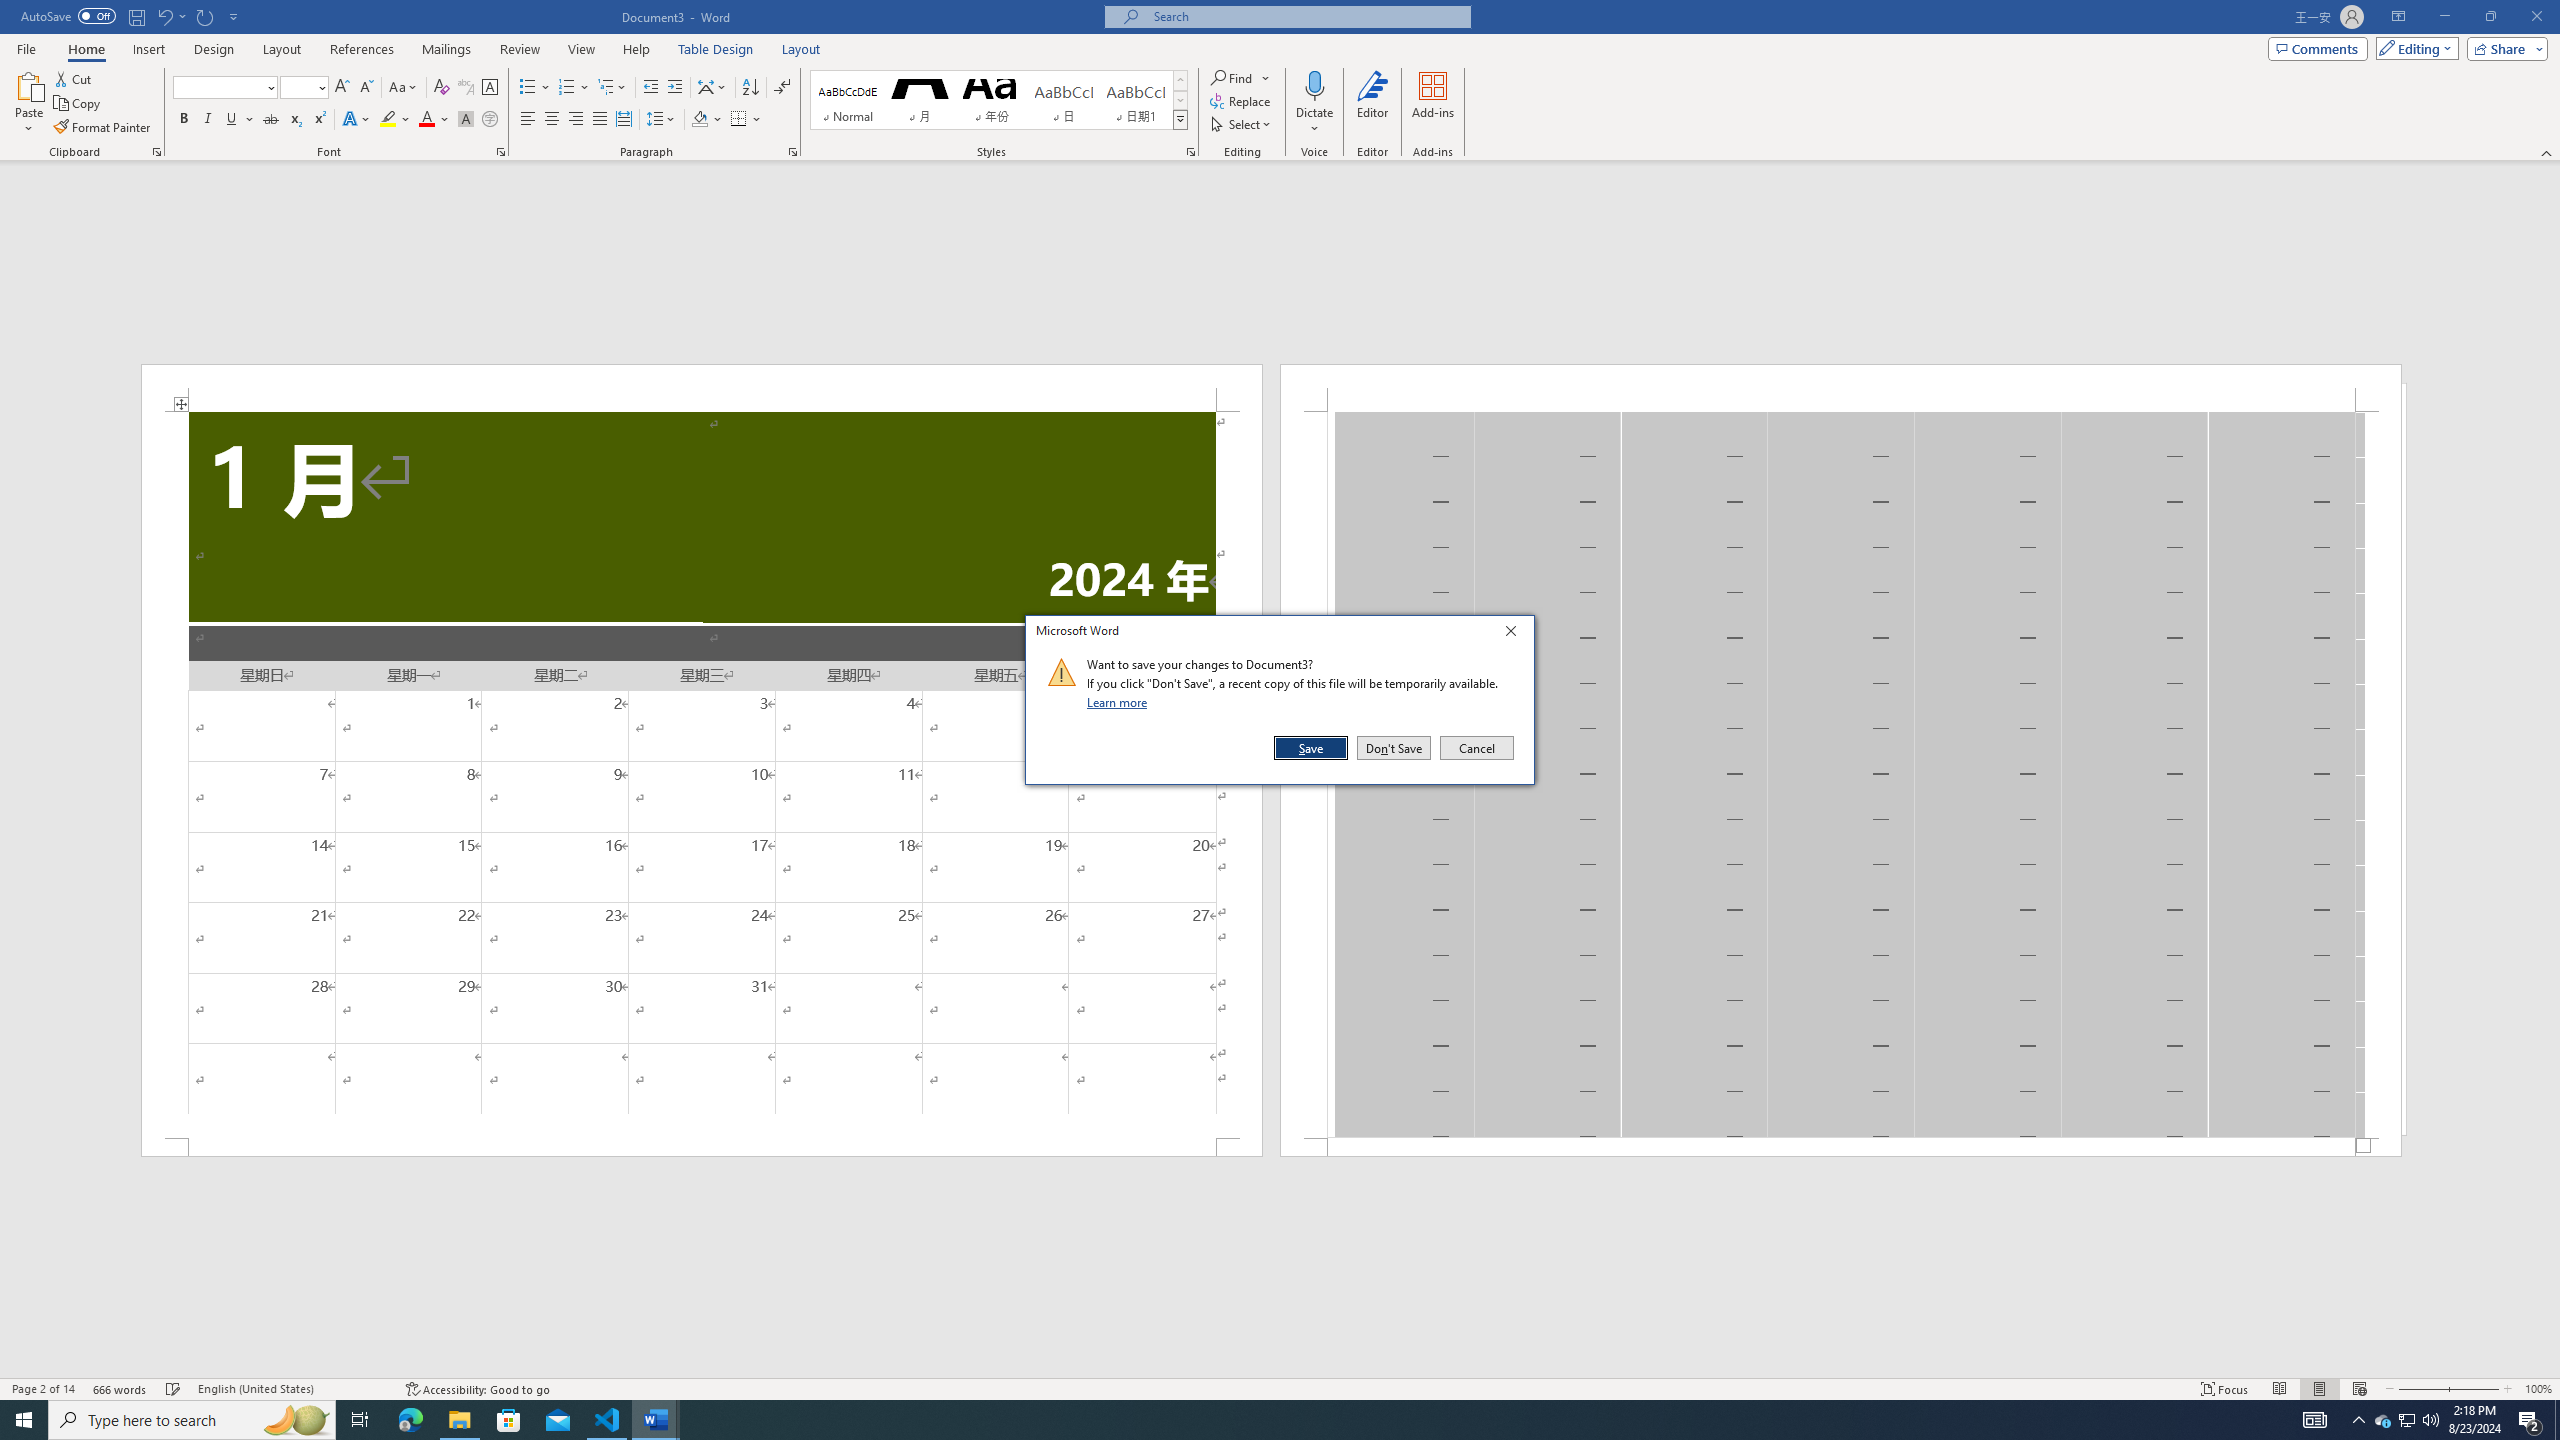  Describe the element at coordinates (387, 118) in the screenshot. I see `'Text Highlight Color Yellow'` at that location.